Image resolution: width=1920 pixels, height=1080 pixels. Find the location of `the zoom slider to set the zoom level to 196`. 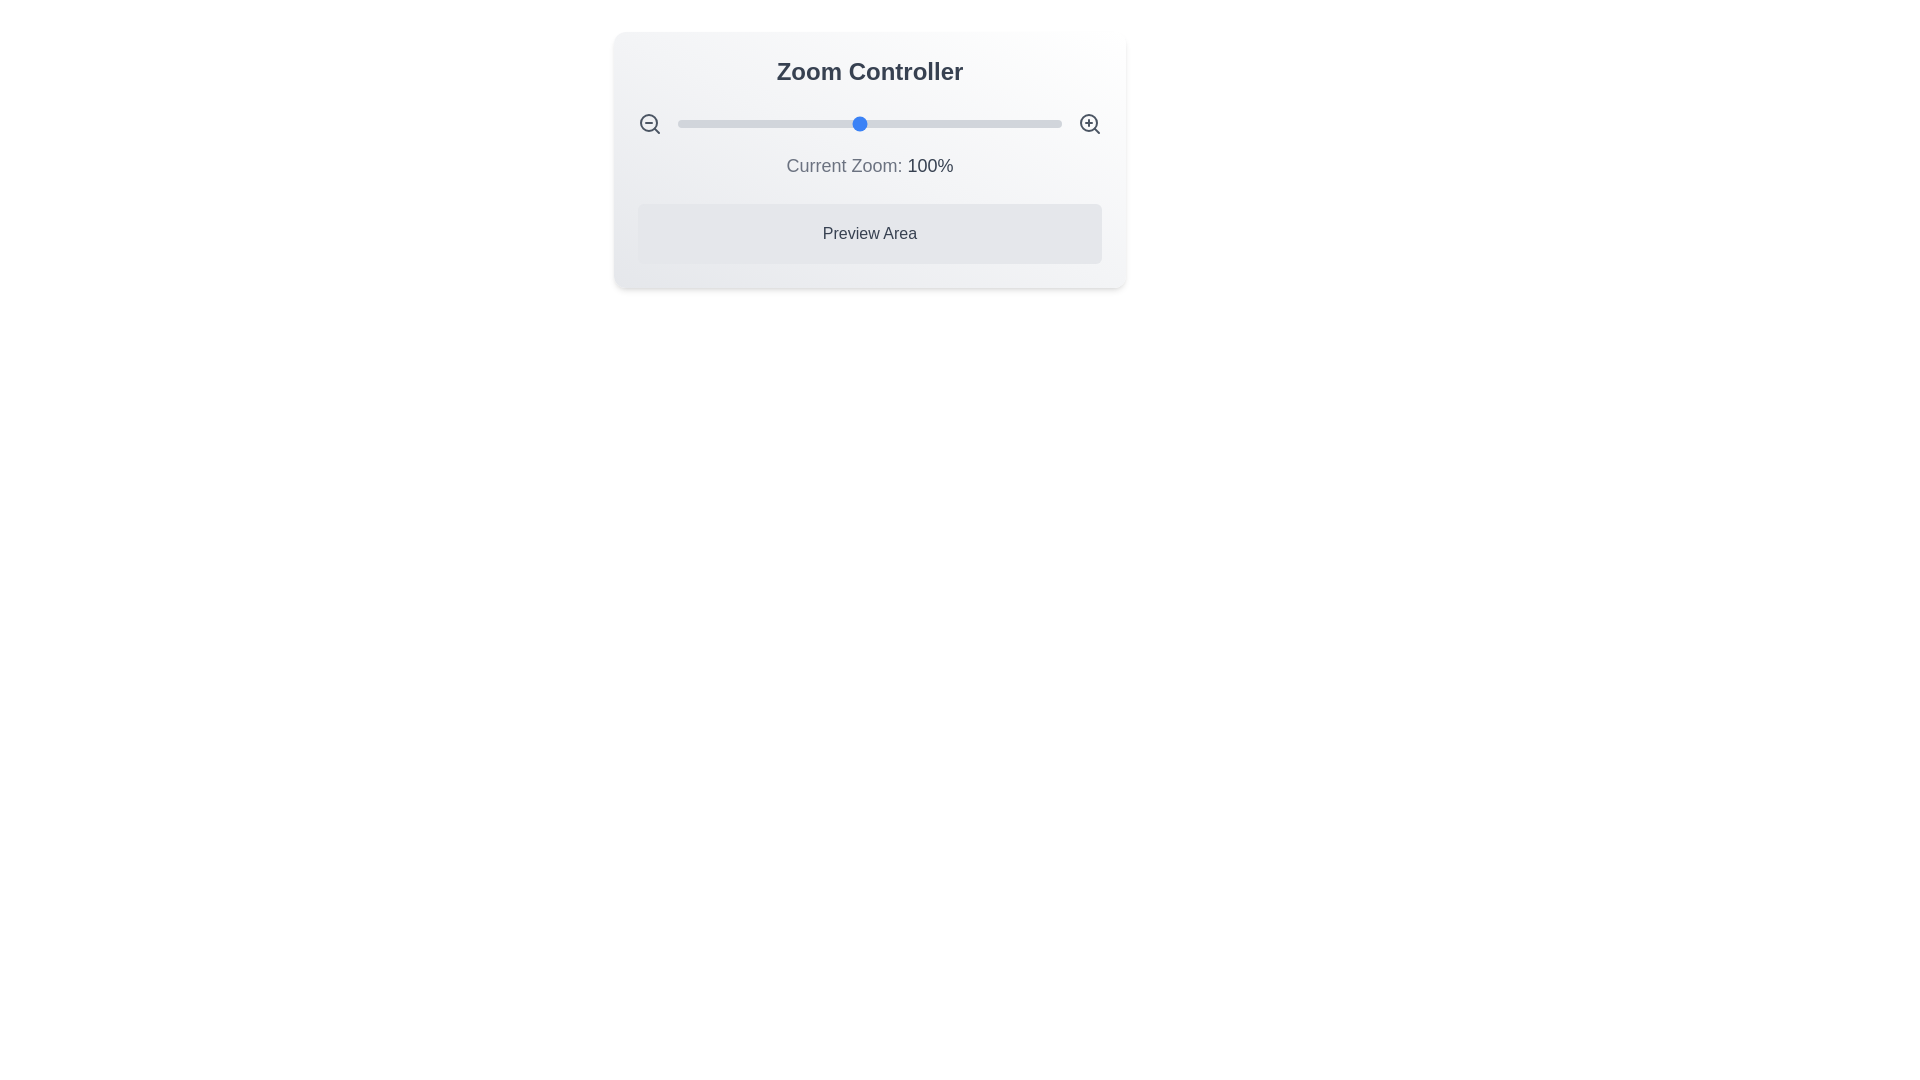

the zoom slider to set the zoom level to 196 is located at coordinates (1052, 123).